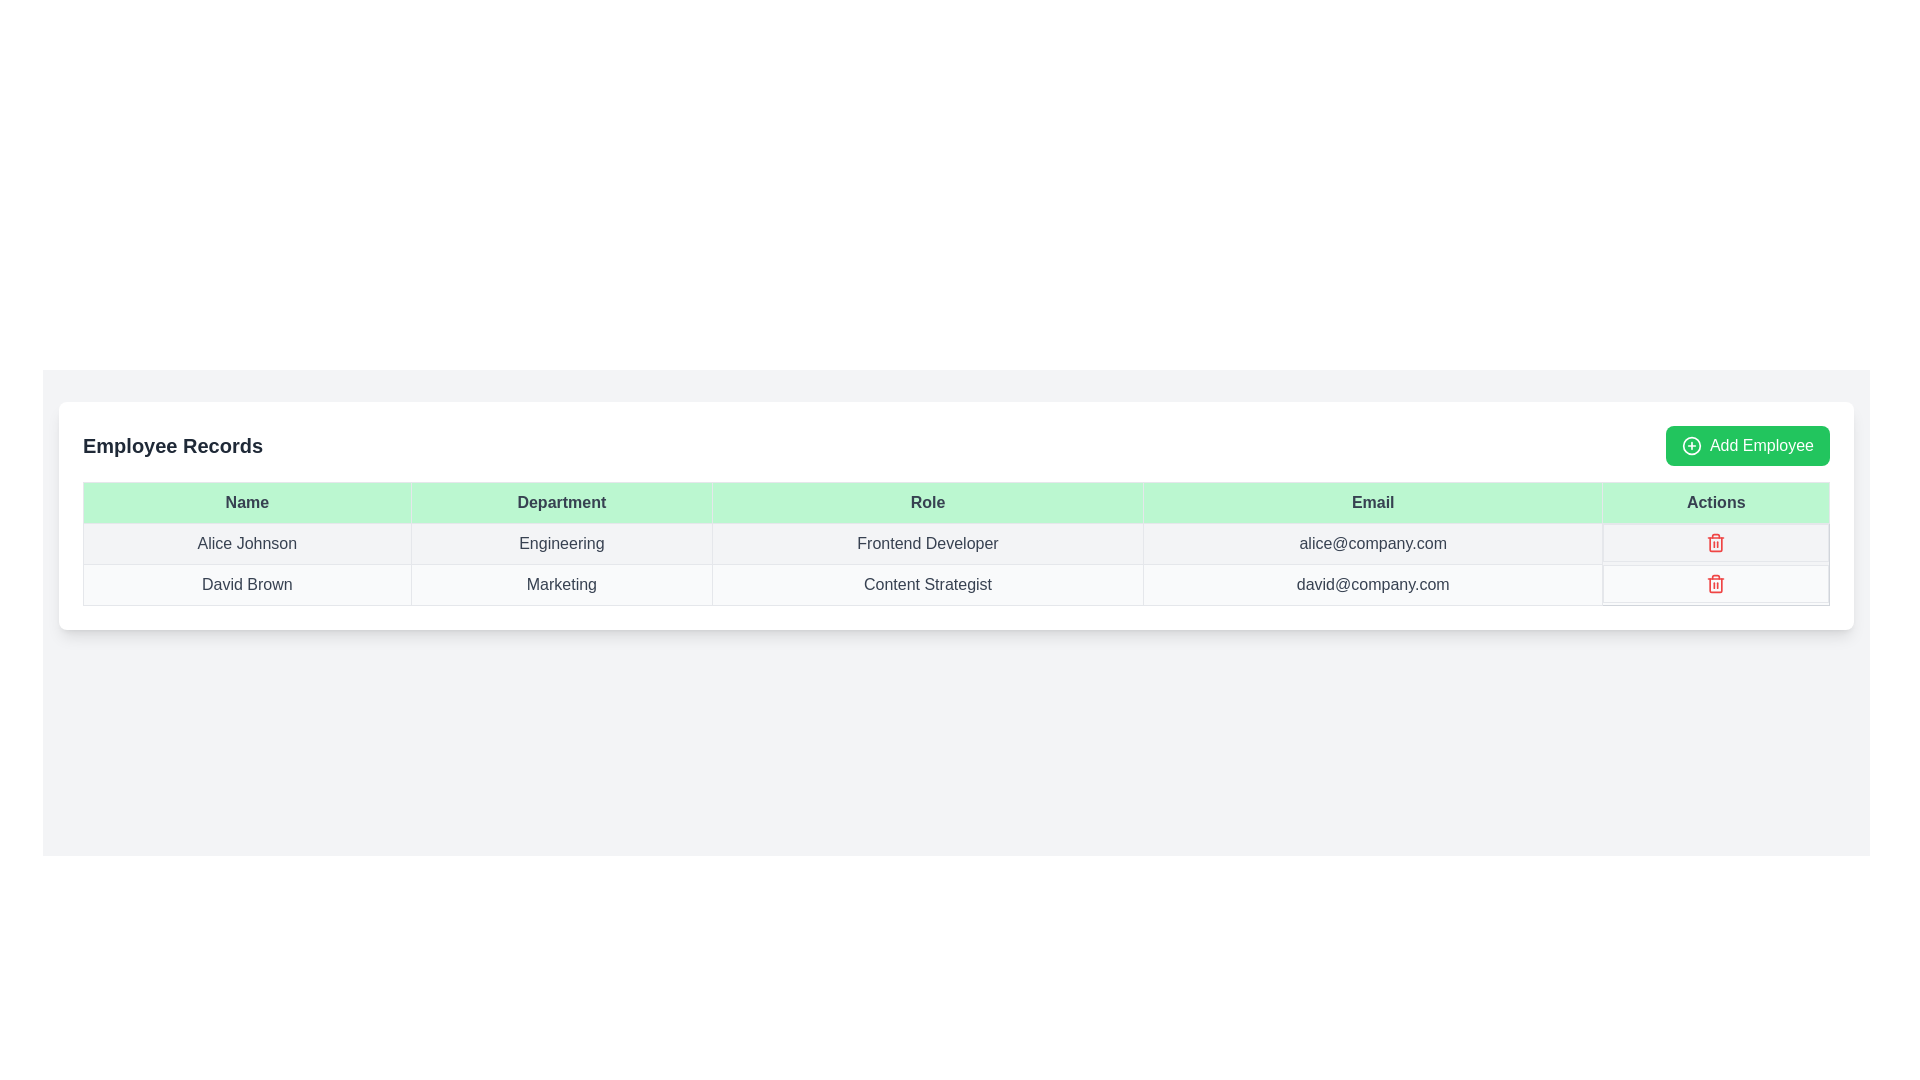  I want to click on the Static text element displaying the job role in the first row of the table, which is located between 'Engineering' and 'alice@company.com', so click(926, 543).